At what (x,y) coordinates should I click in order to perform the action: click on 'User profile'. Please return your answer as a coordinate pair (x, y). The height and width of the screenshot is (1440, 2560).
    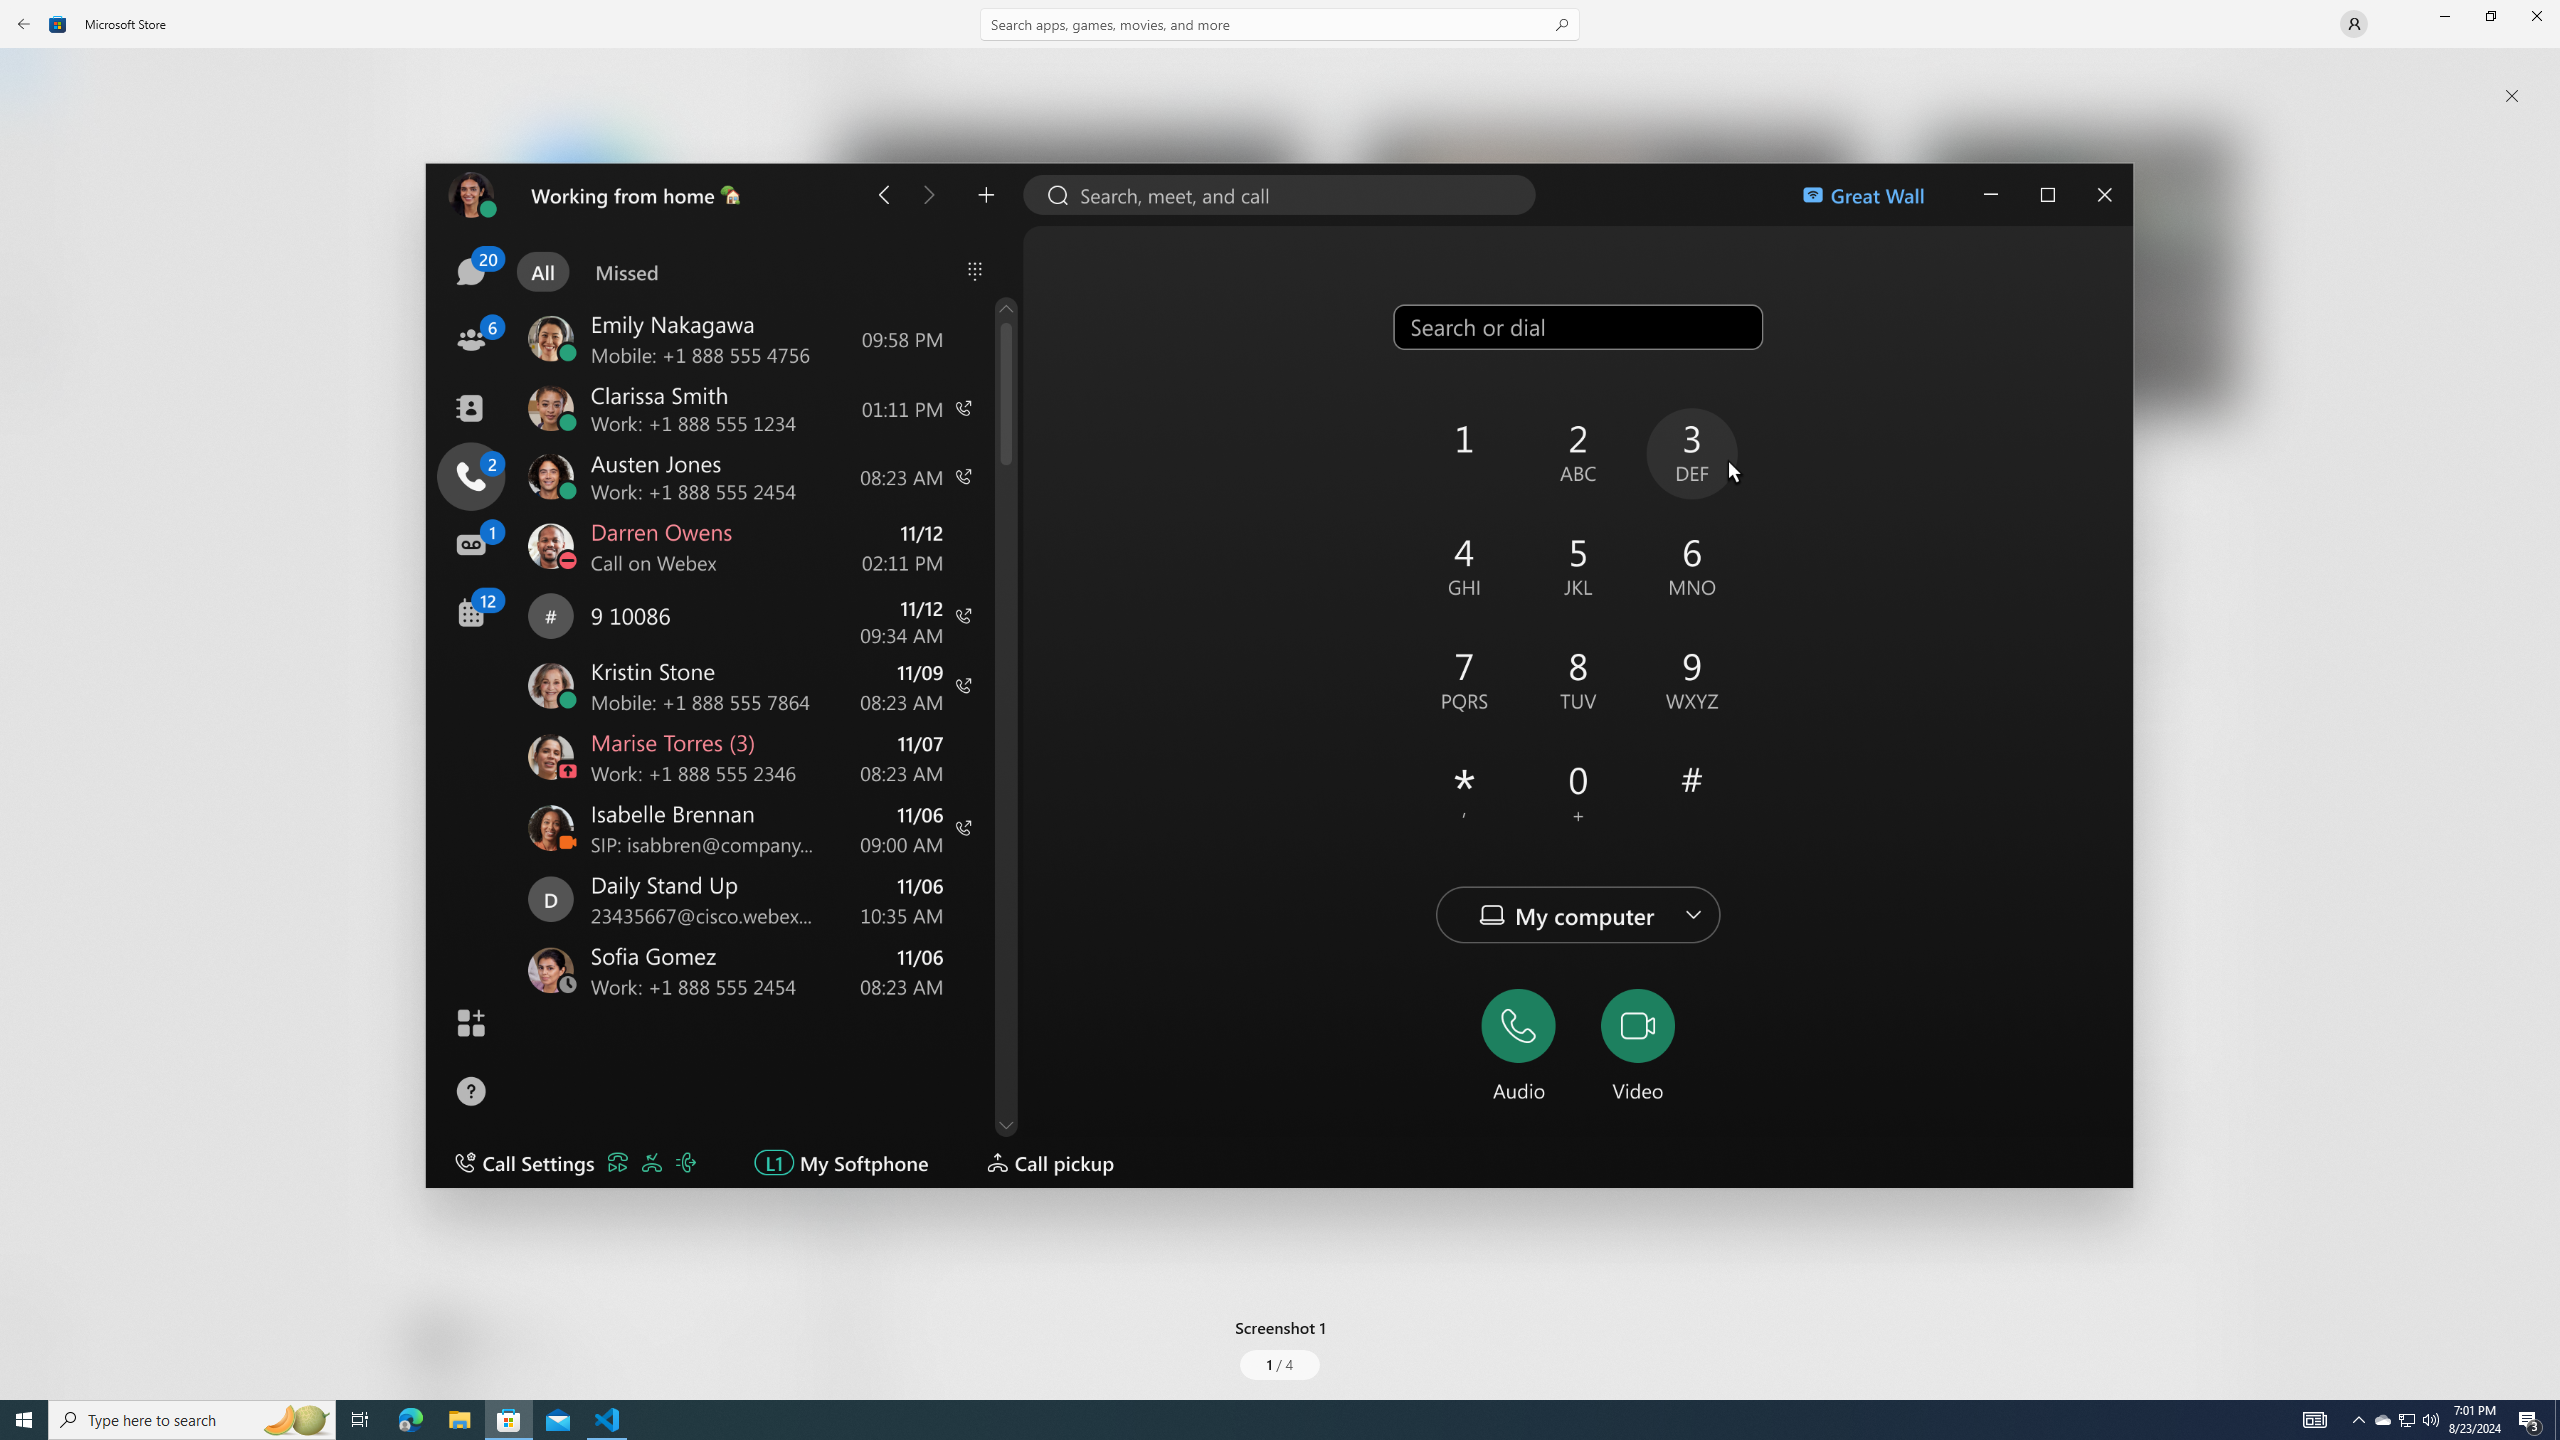
    Looking at the image, I should click on (2352, 22).